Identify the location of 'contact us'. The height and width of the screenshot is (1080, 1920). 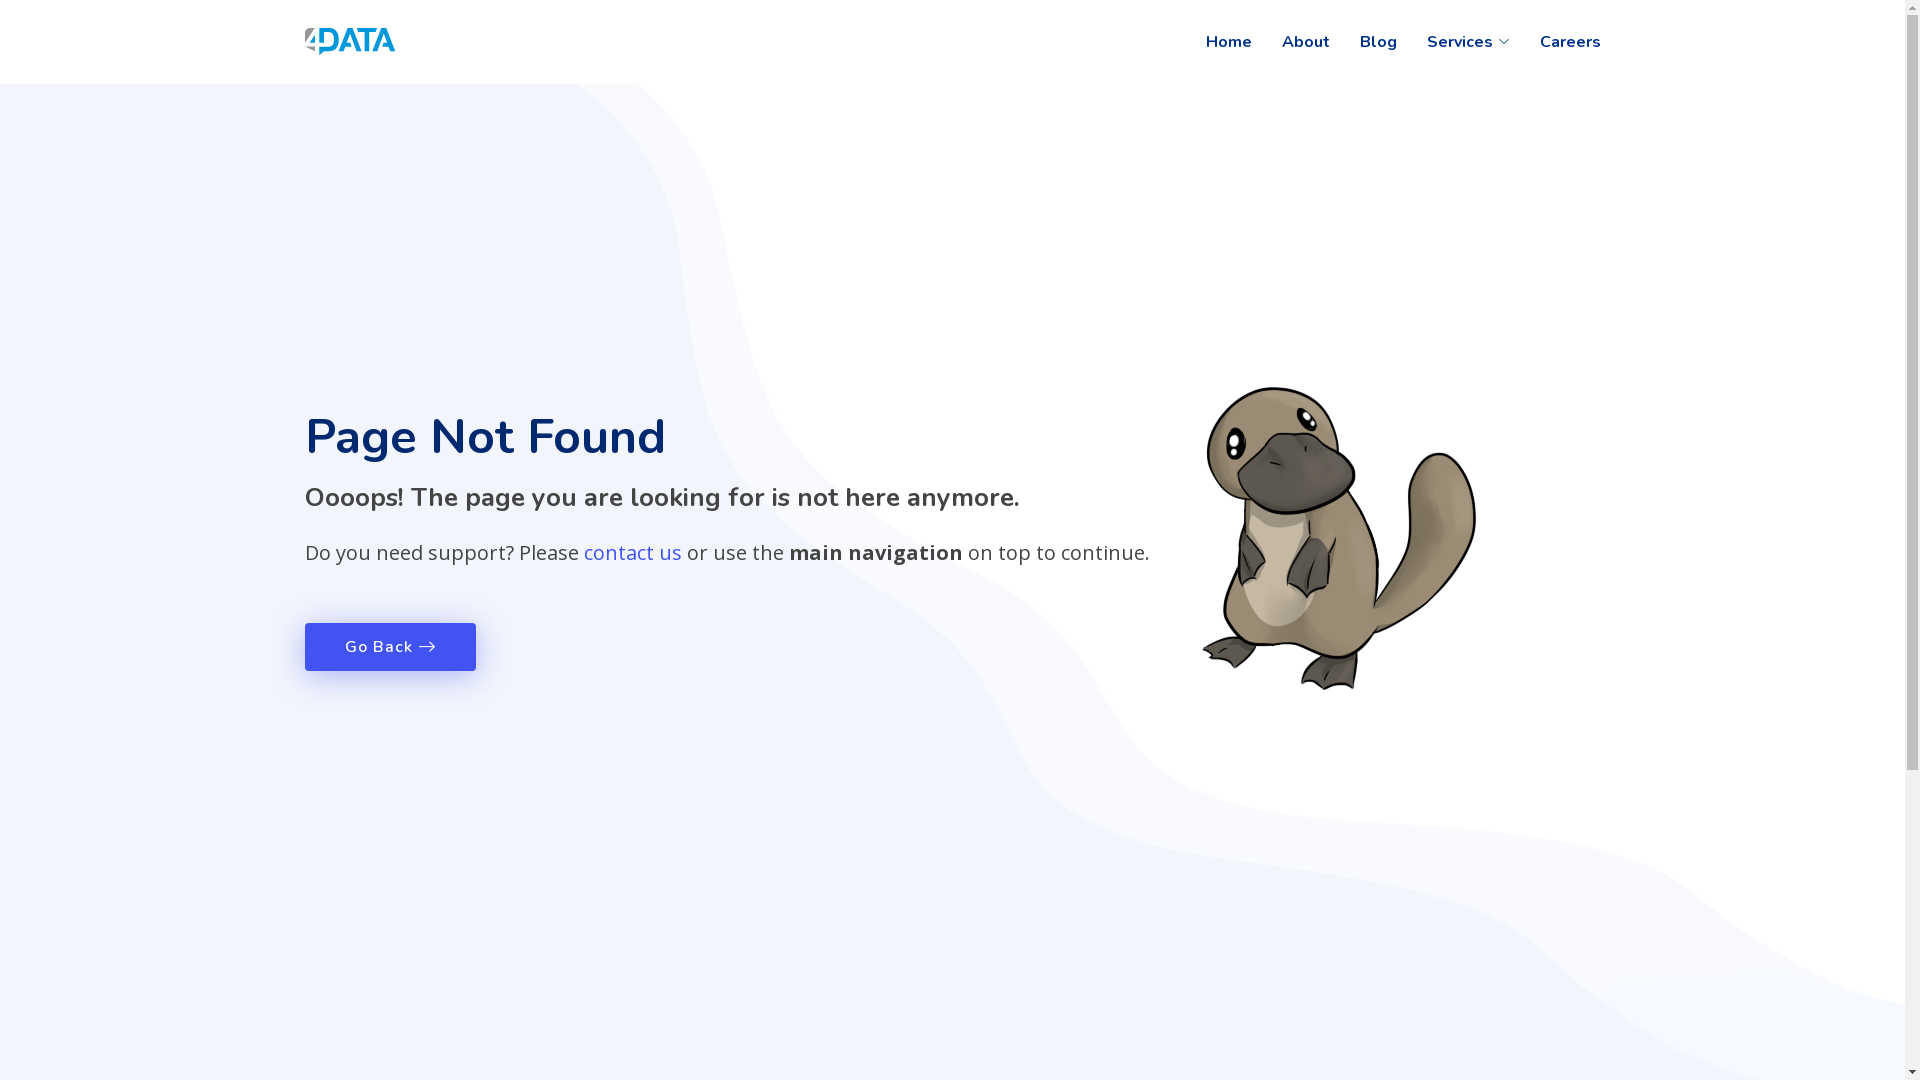
(632, 552).